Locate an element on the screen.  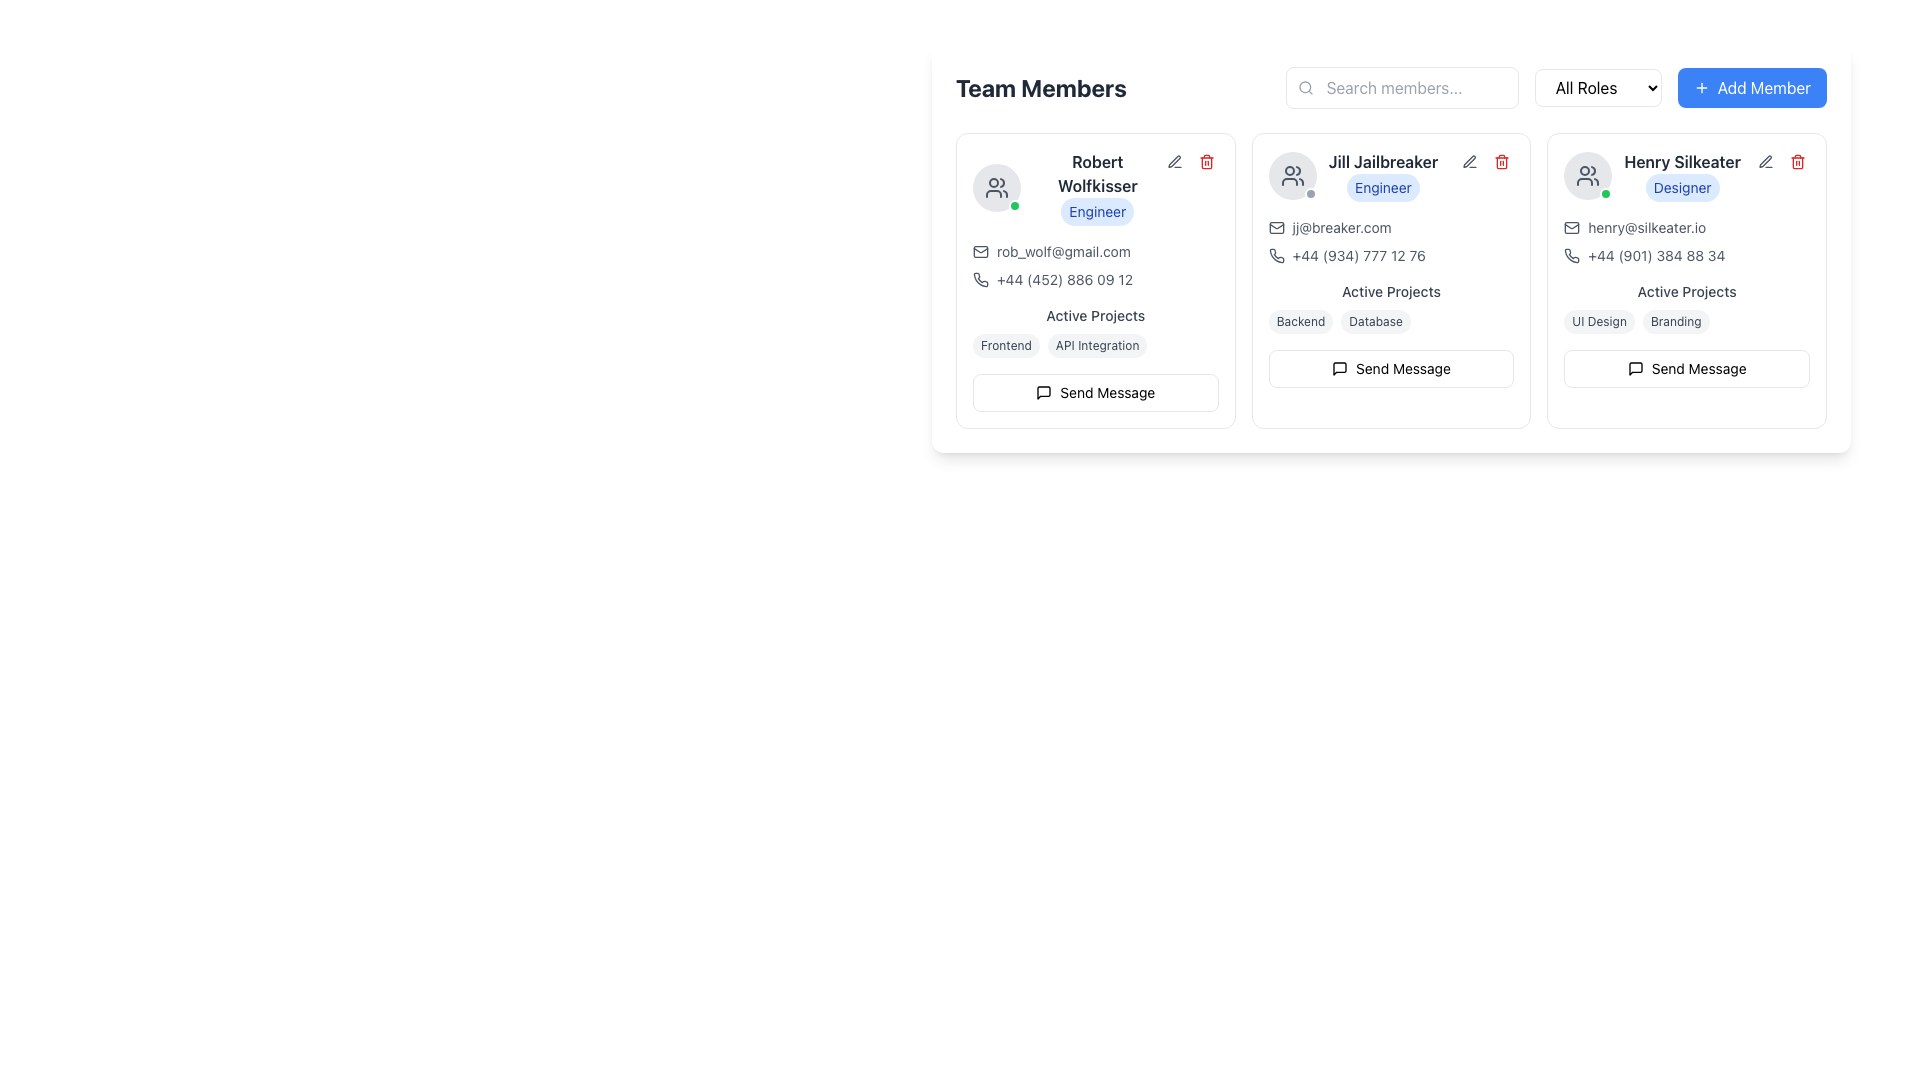
the pen icon button in the top-right corner of Robert Wolfkisser's profile card is located at coordinates (1174, 161).